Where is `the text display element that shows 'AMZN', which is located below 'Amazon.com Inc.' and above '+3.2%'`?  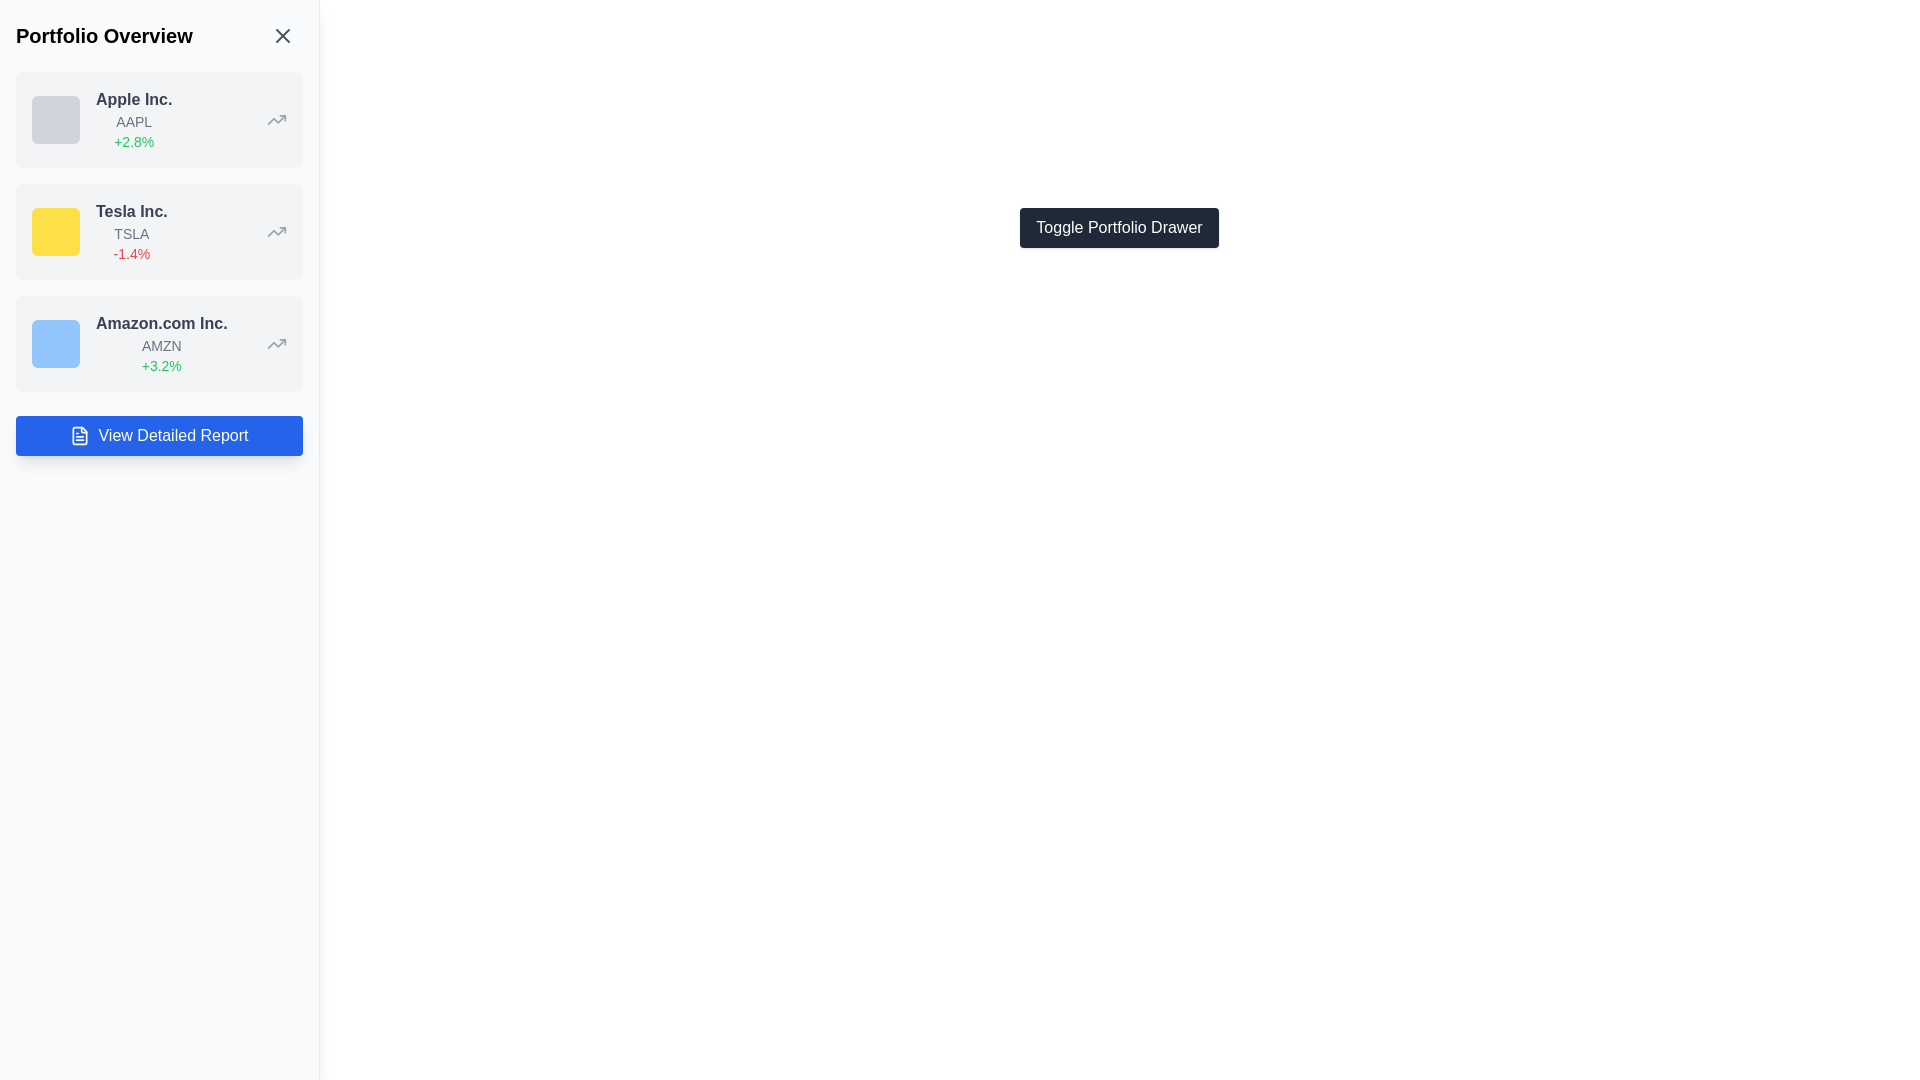
the text display element that shows 'AMZN', which is located below 'Amazon.com Inc.' and above '+3.2%' is located at coordinates (161, 345).